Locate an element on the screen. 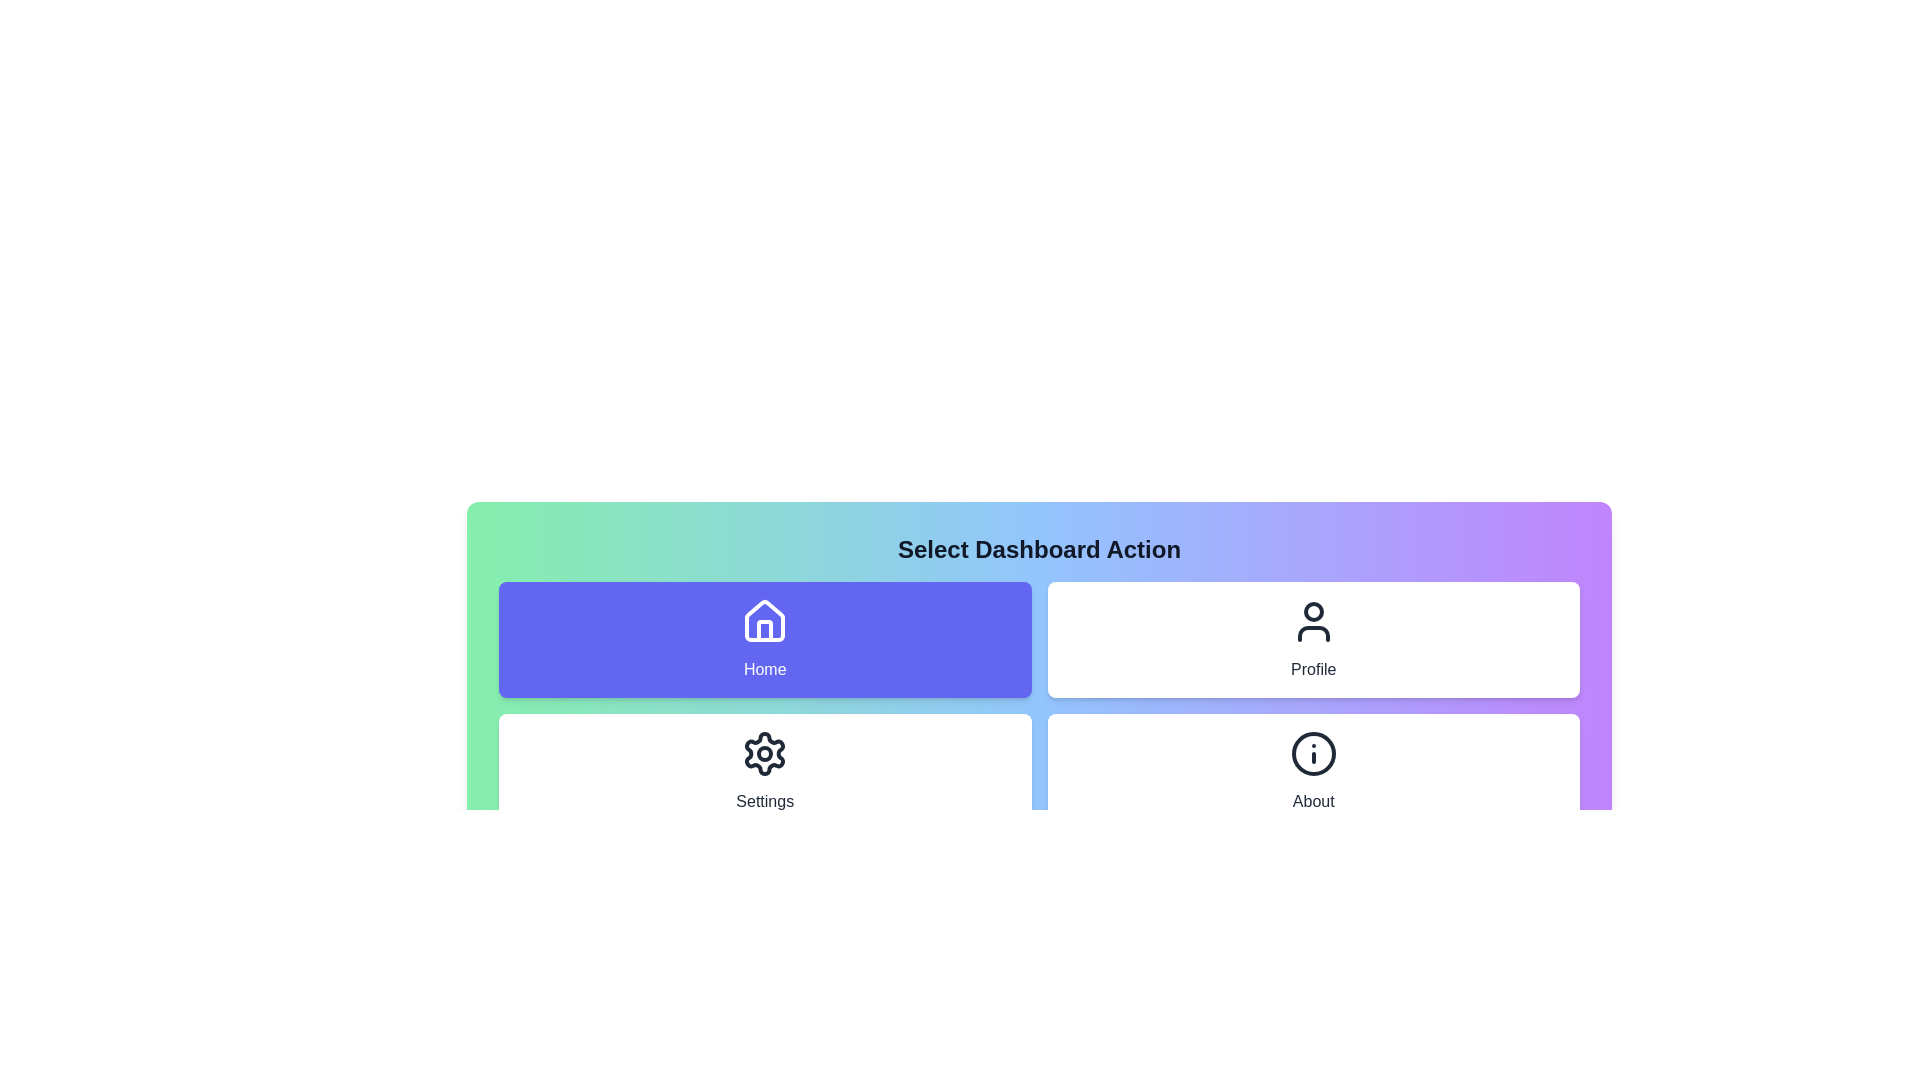 Image resolution: width=1920 pixels, height=1080 pixels. the Profile button to select the corresponding dashboard action is located at coordinates (1313, 640).